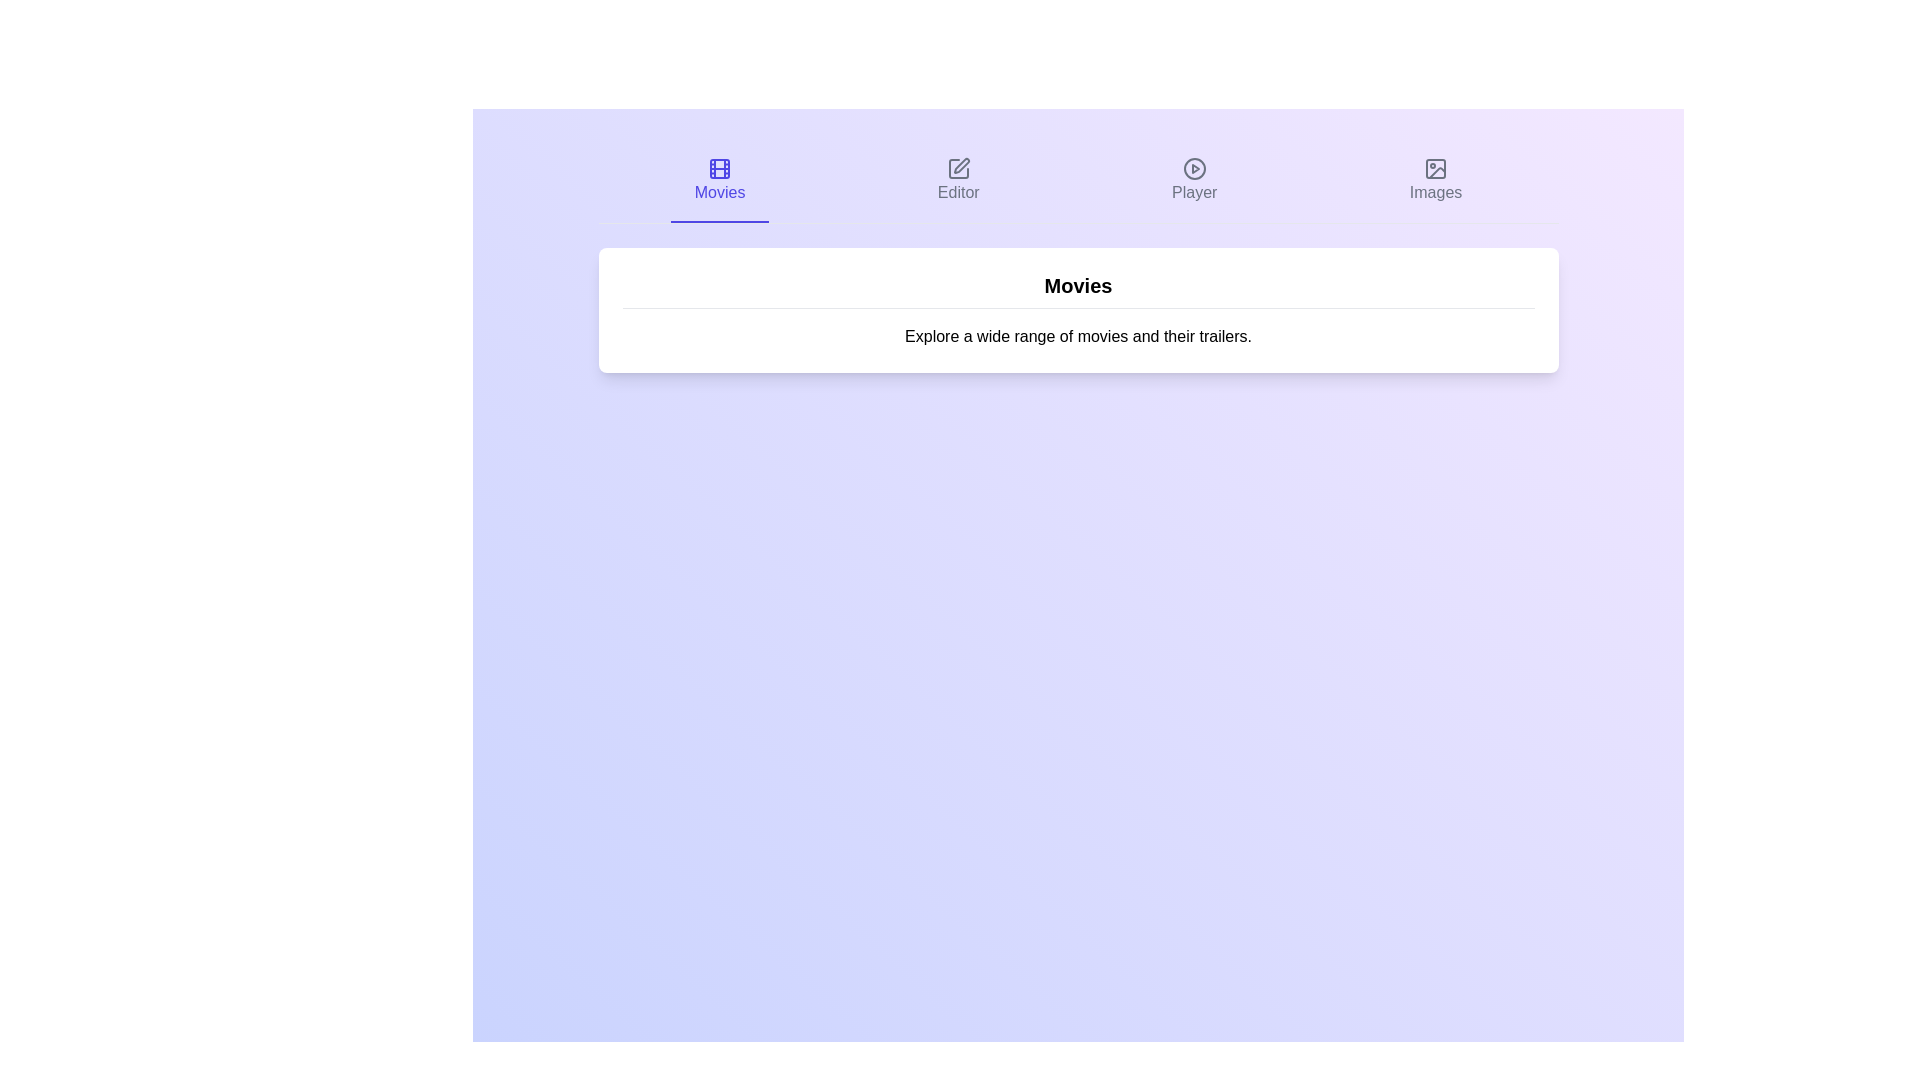  What do you see at coordinates (1195, 181) in the screenshot?
I see `the tab Player to activate it` at bounding box center [1195, 181].